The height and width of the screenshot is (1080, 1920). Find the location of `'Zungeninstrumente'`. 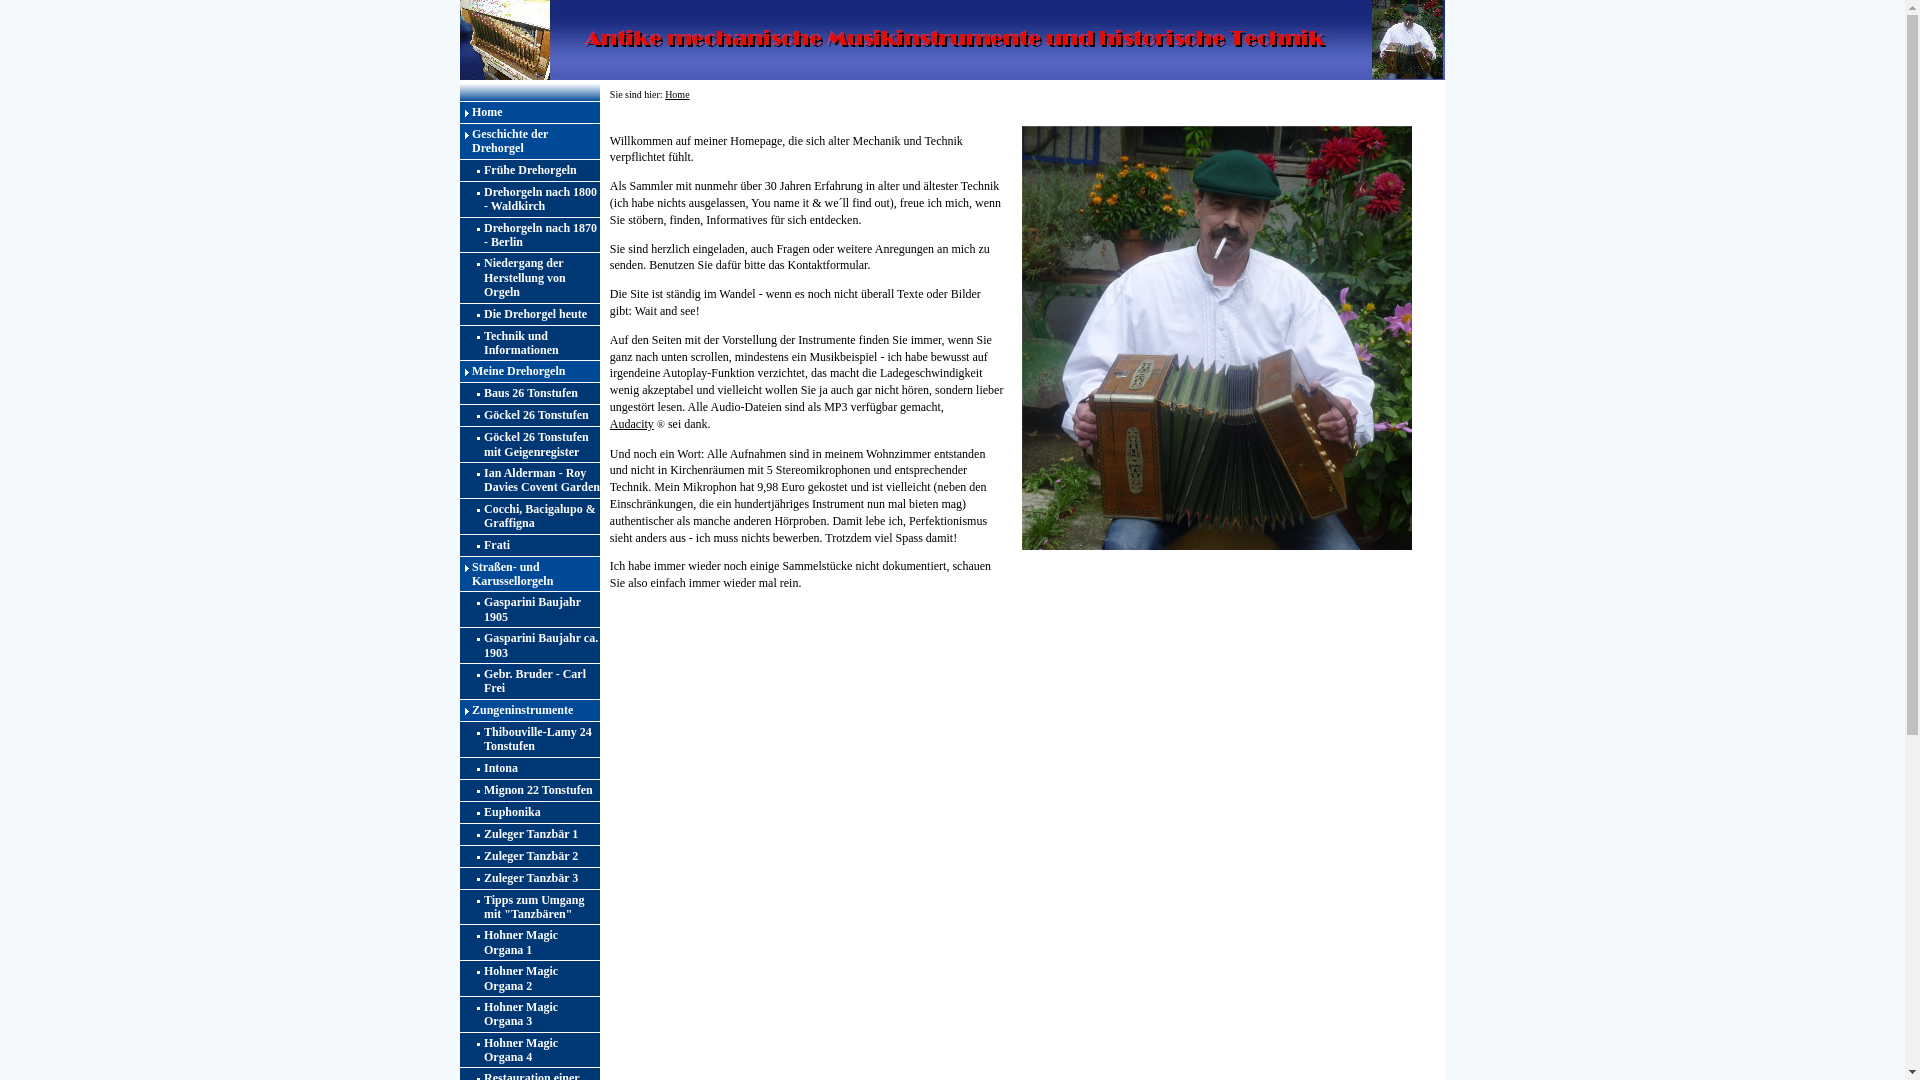

'Zungeninstrumente' is located at coordinates (529, 709).